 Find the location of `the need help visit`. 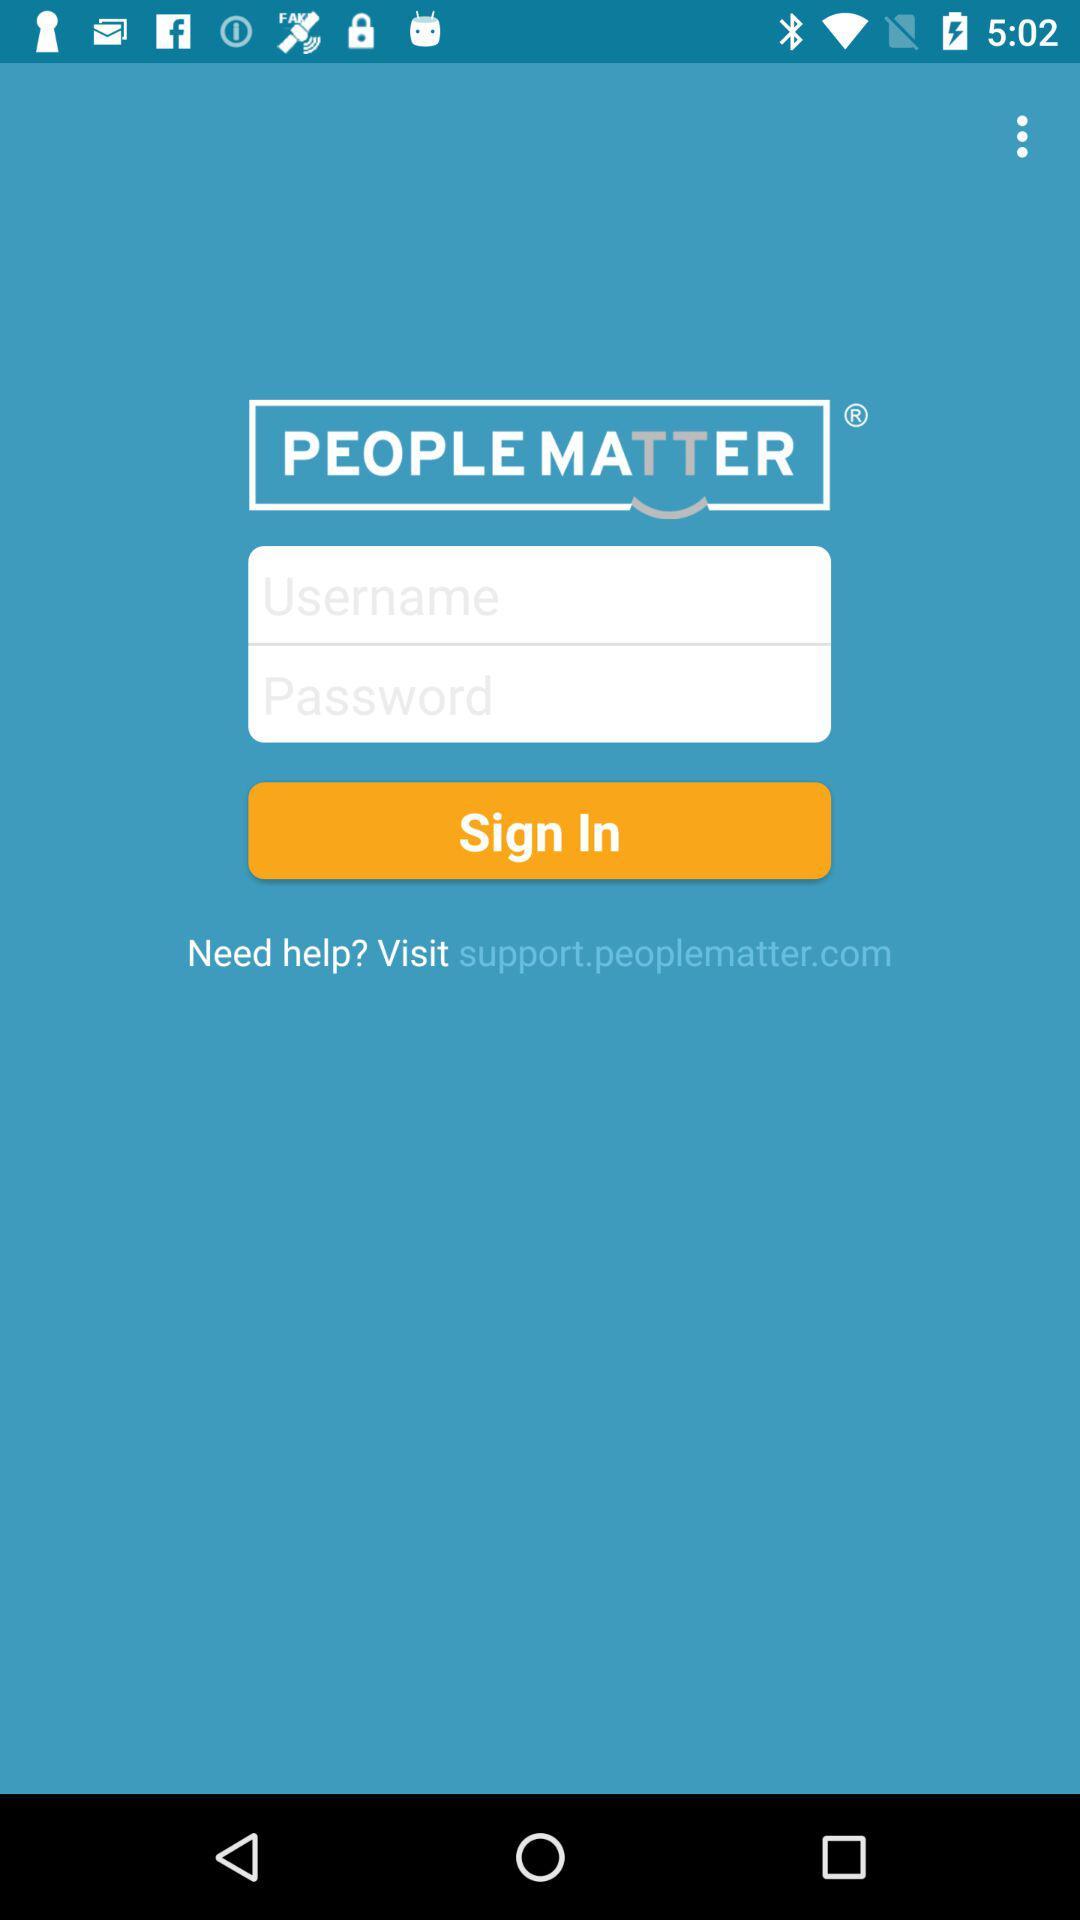

the need help visit is located at coordinates (538, 950).